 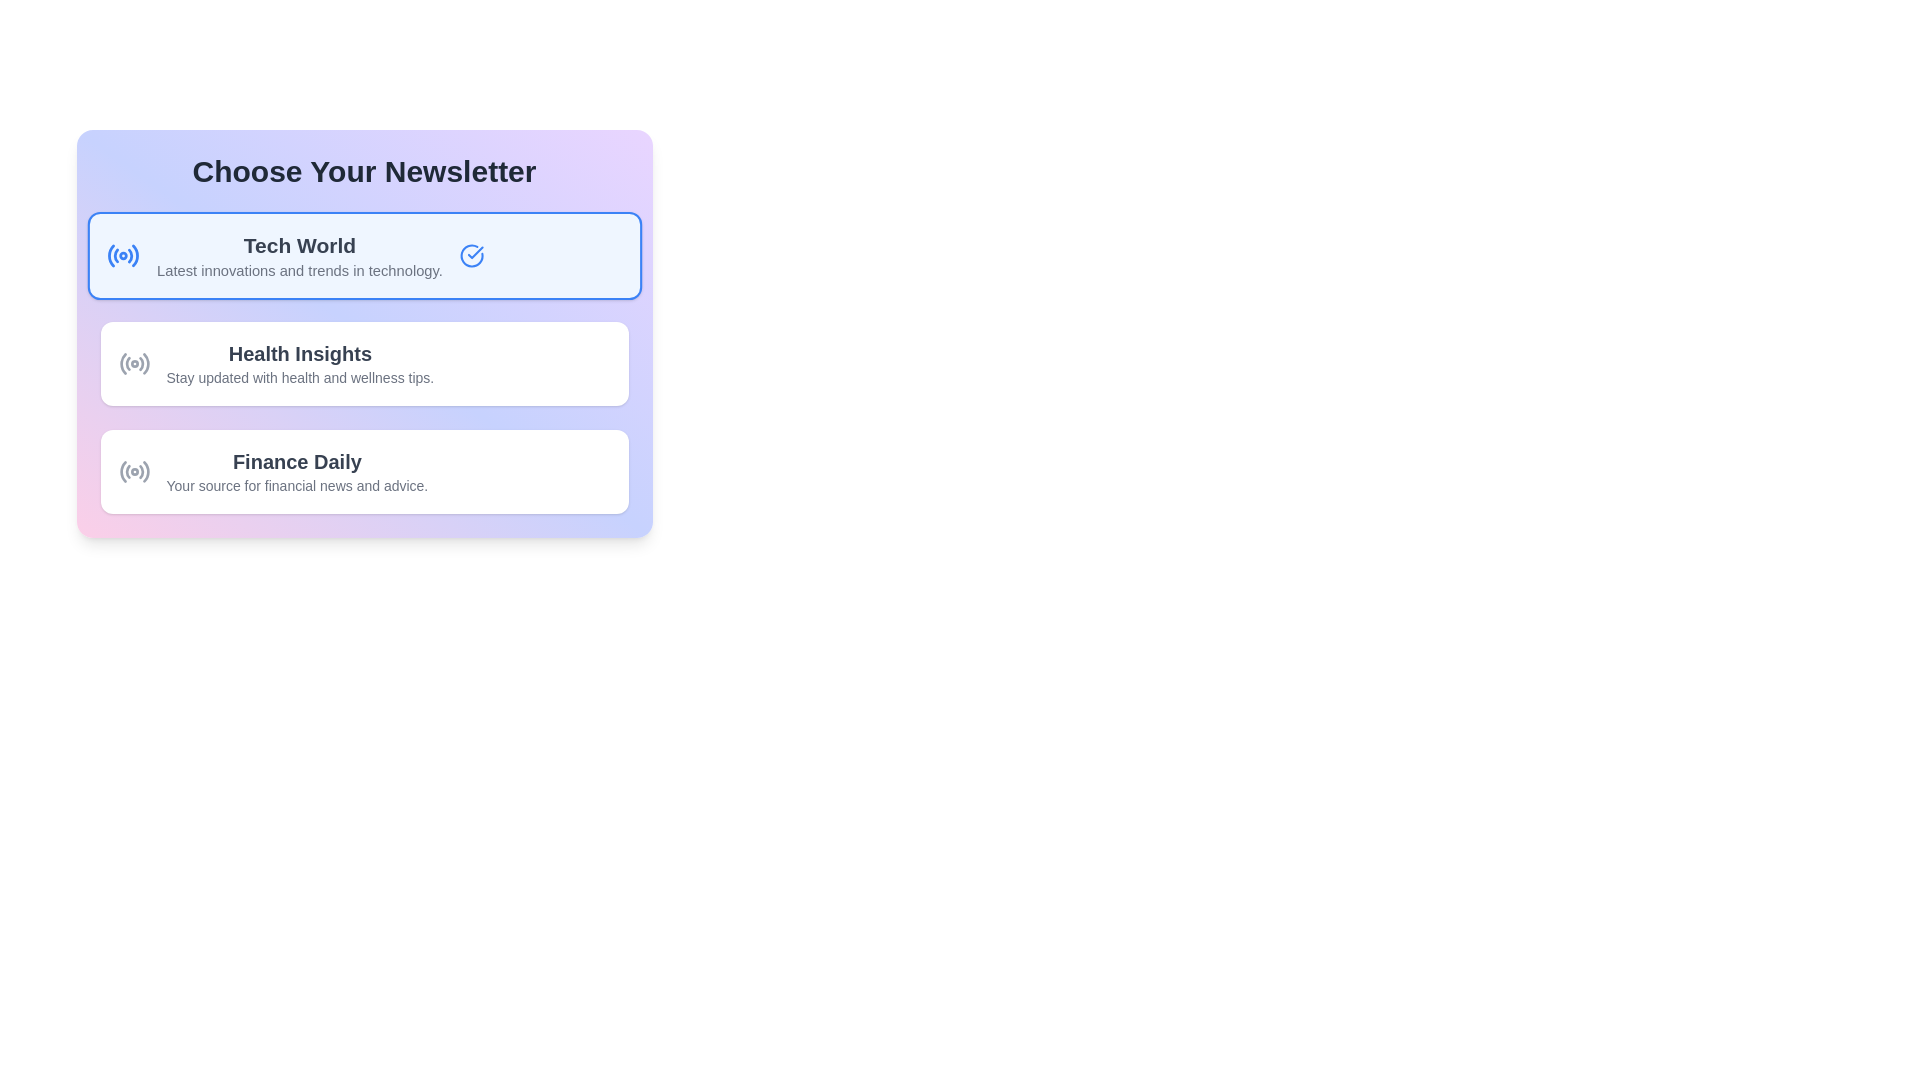 I want to click on the Interactive Card located in the 'Choose Your Newsletter' section, so click(x=364, y=471).